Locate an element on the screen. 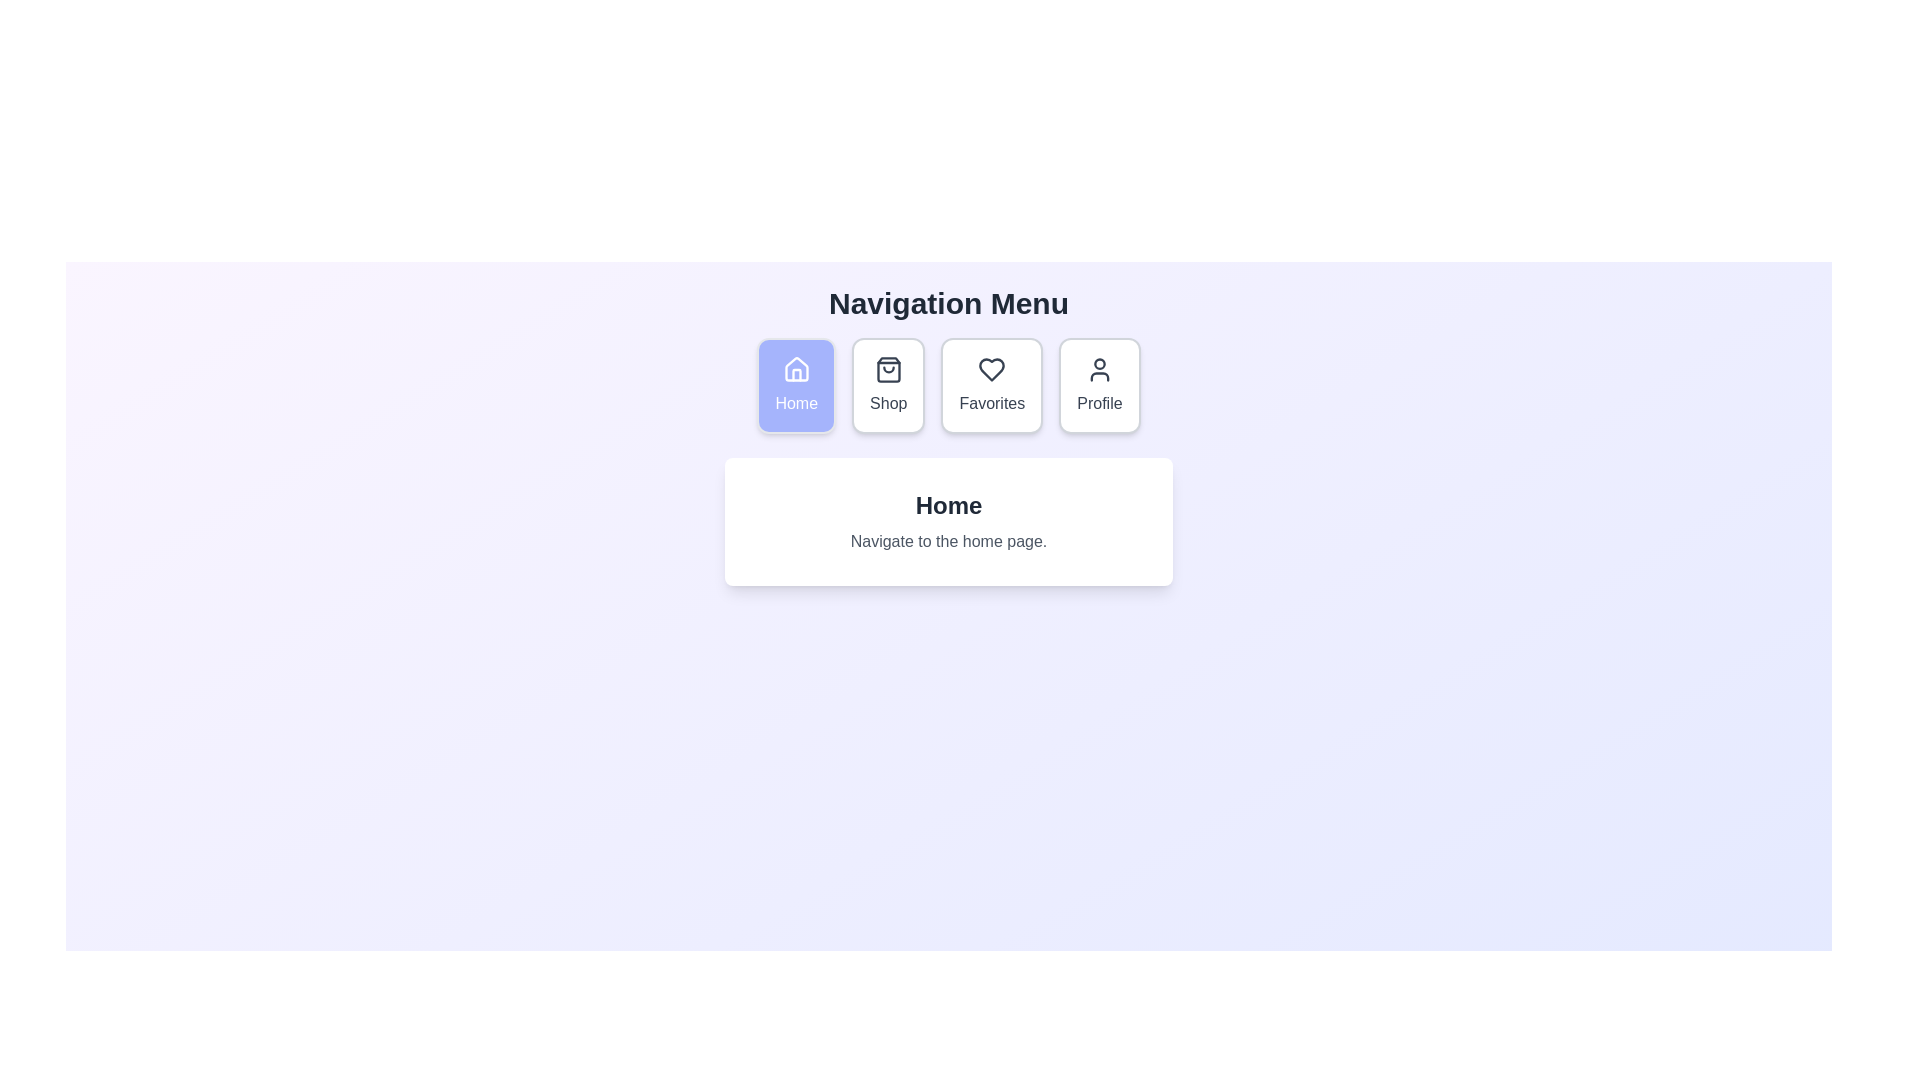  the Shop icon button in the navigation menu, which is the second button from the left is located at coordinates (887, 370).